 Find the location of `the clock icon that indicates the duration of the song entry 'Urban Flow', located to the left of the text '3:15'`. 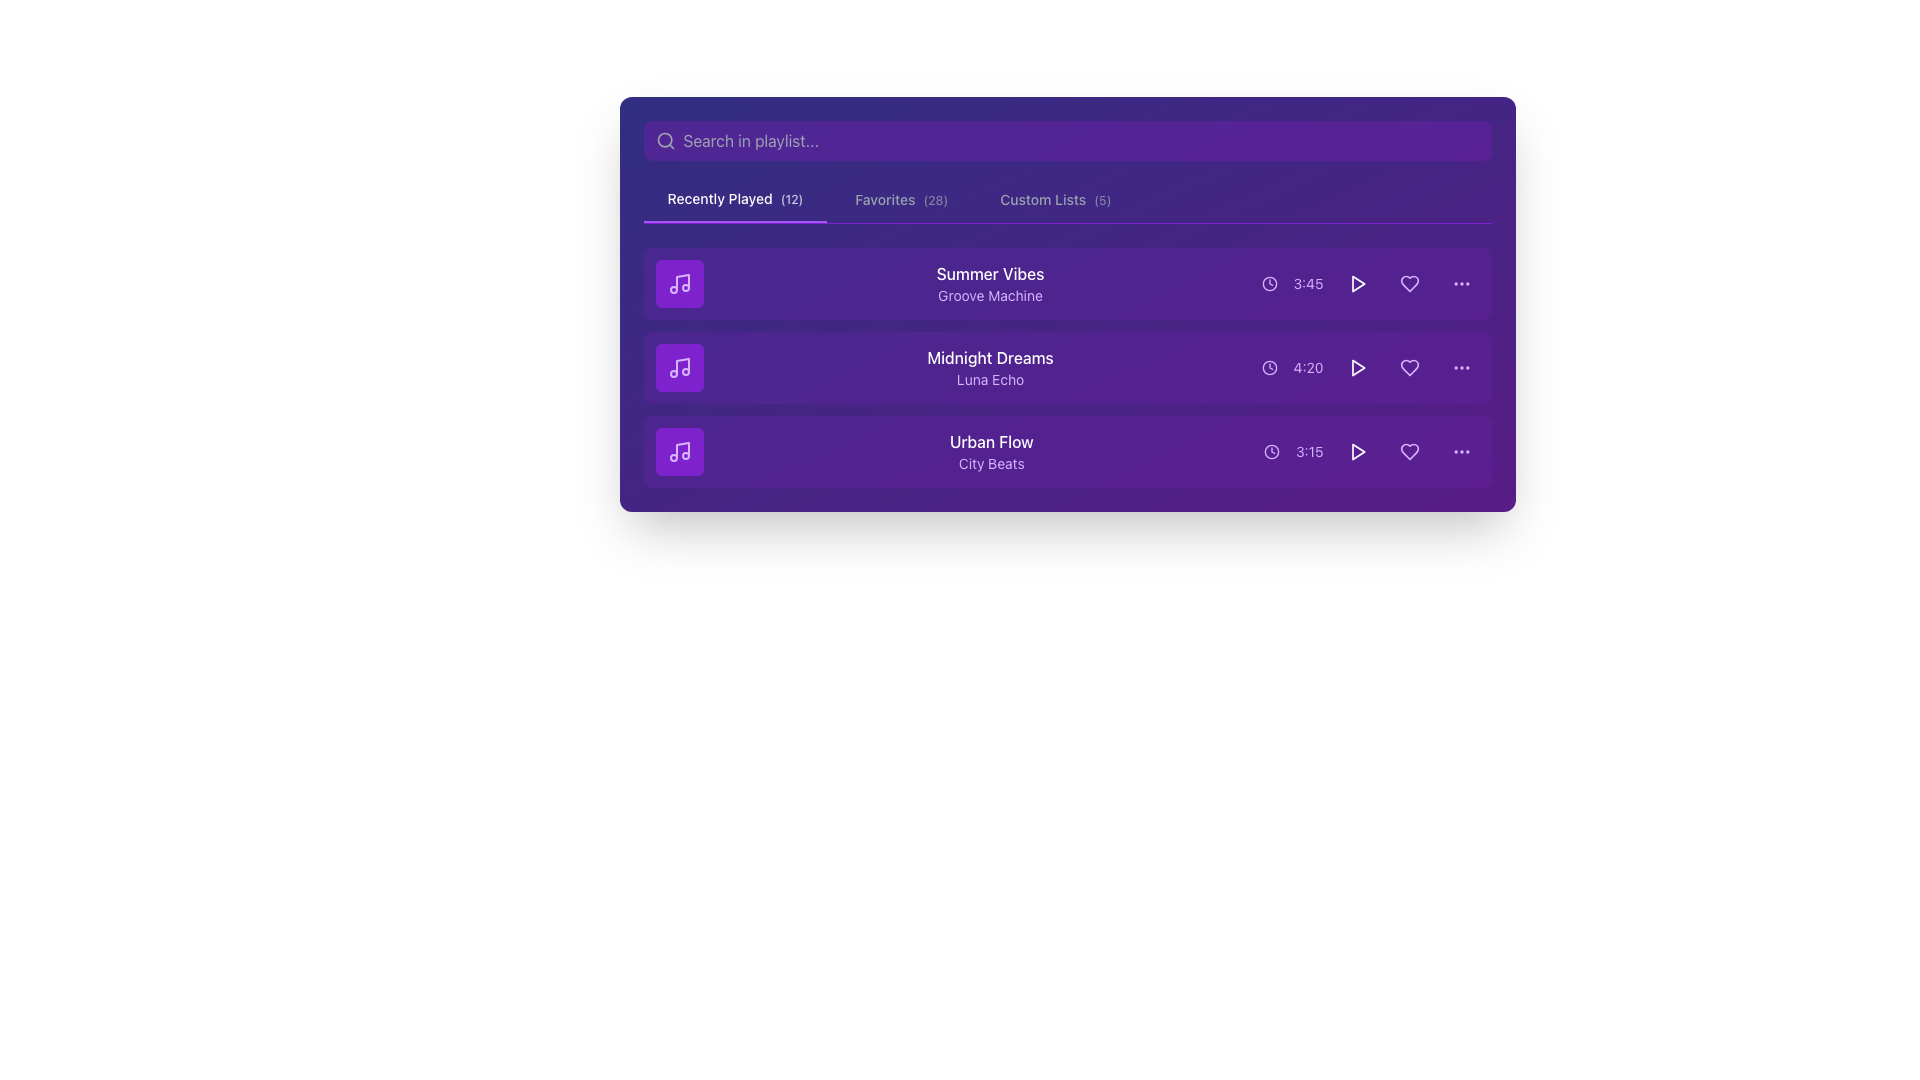

the clock icon that indicates the duration of the song entry 'Urban Flow', located to the left of the text '3:15' is located at coordinates (1271, 451).